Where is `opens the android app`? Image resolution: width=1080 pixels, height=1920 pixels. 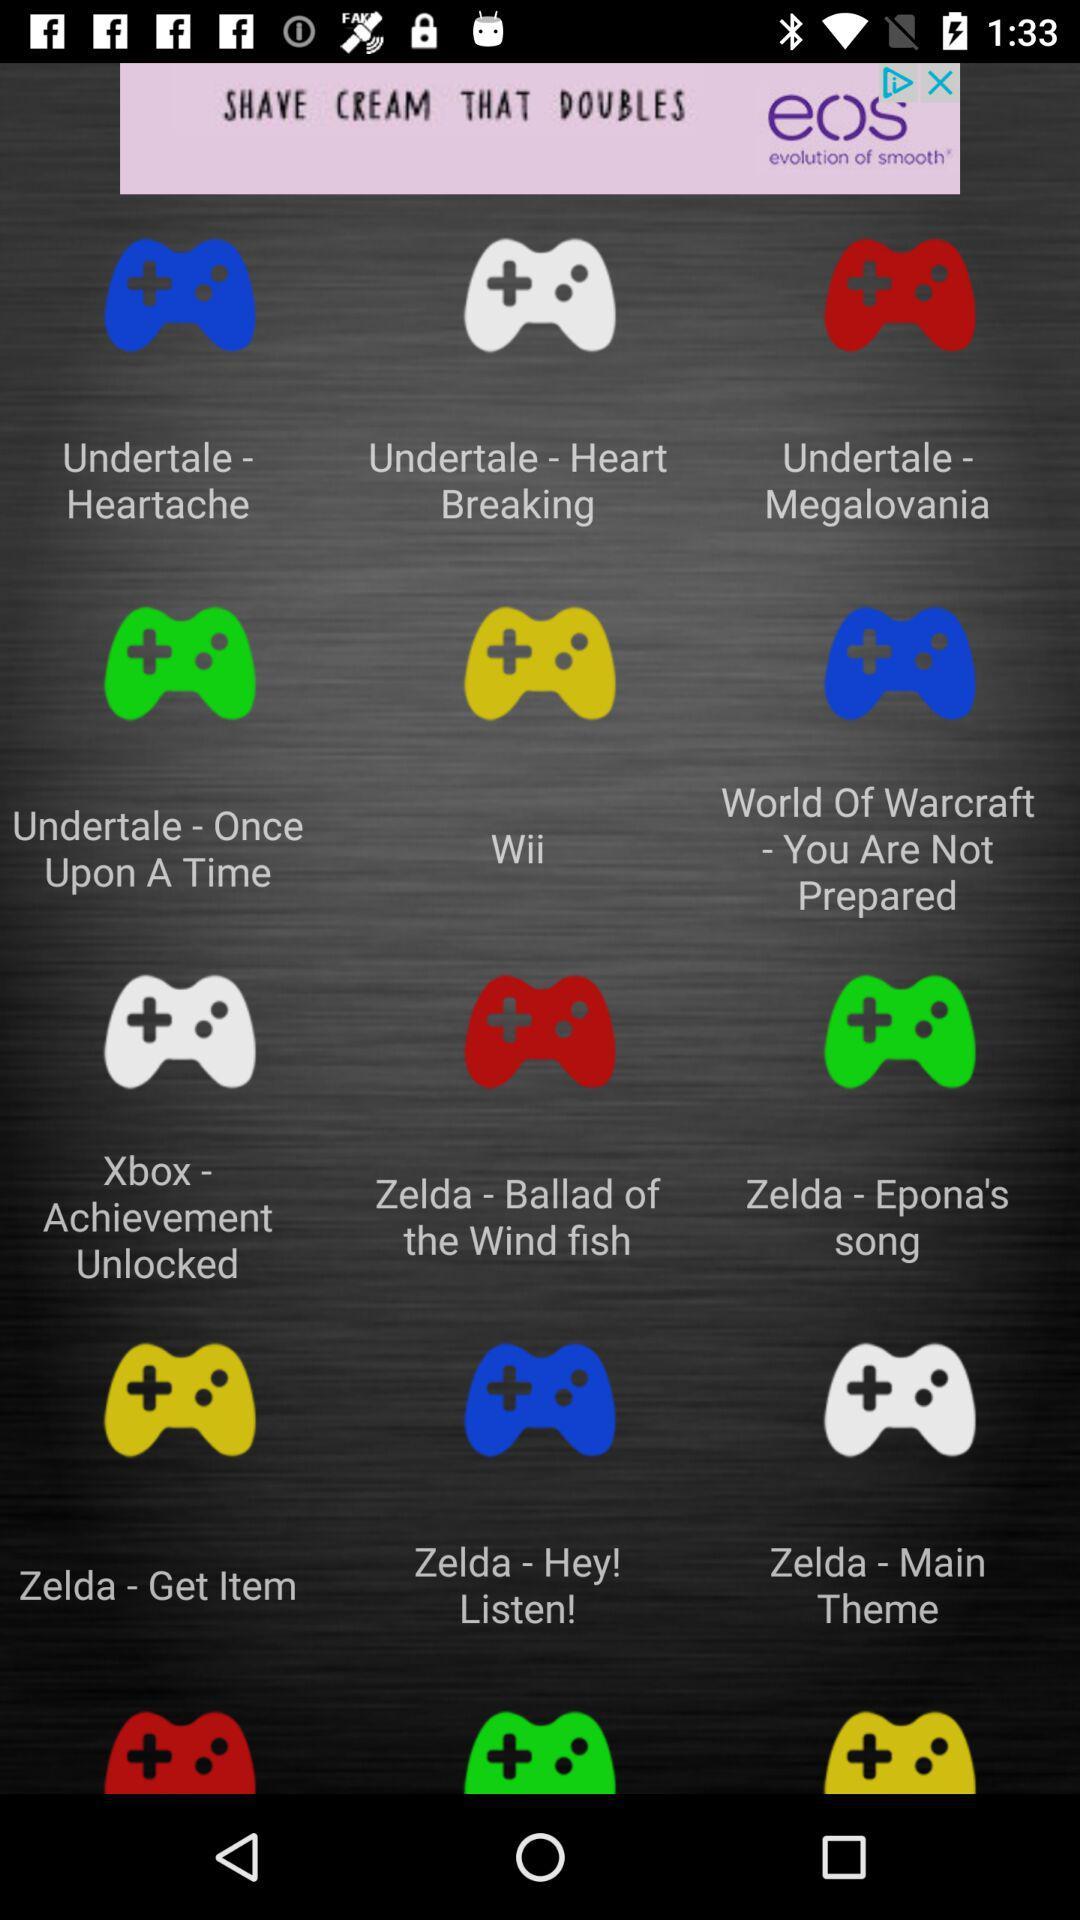 opens the android app is located at coordinates (180, 663).